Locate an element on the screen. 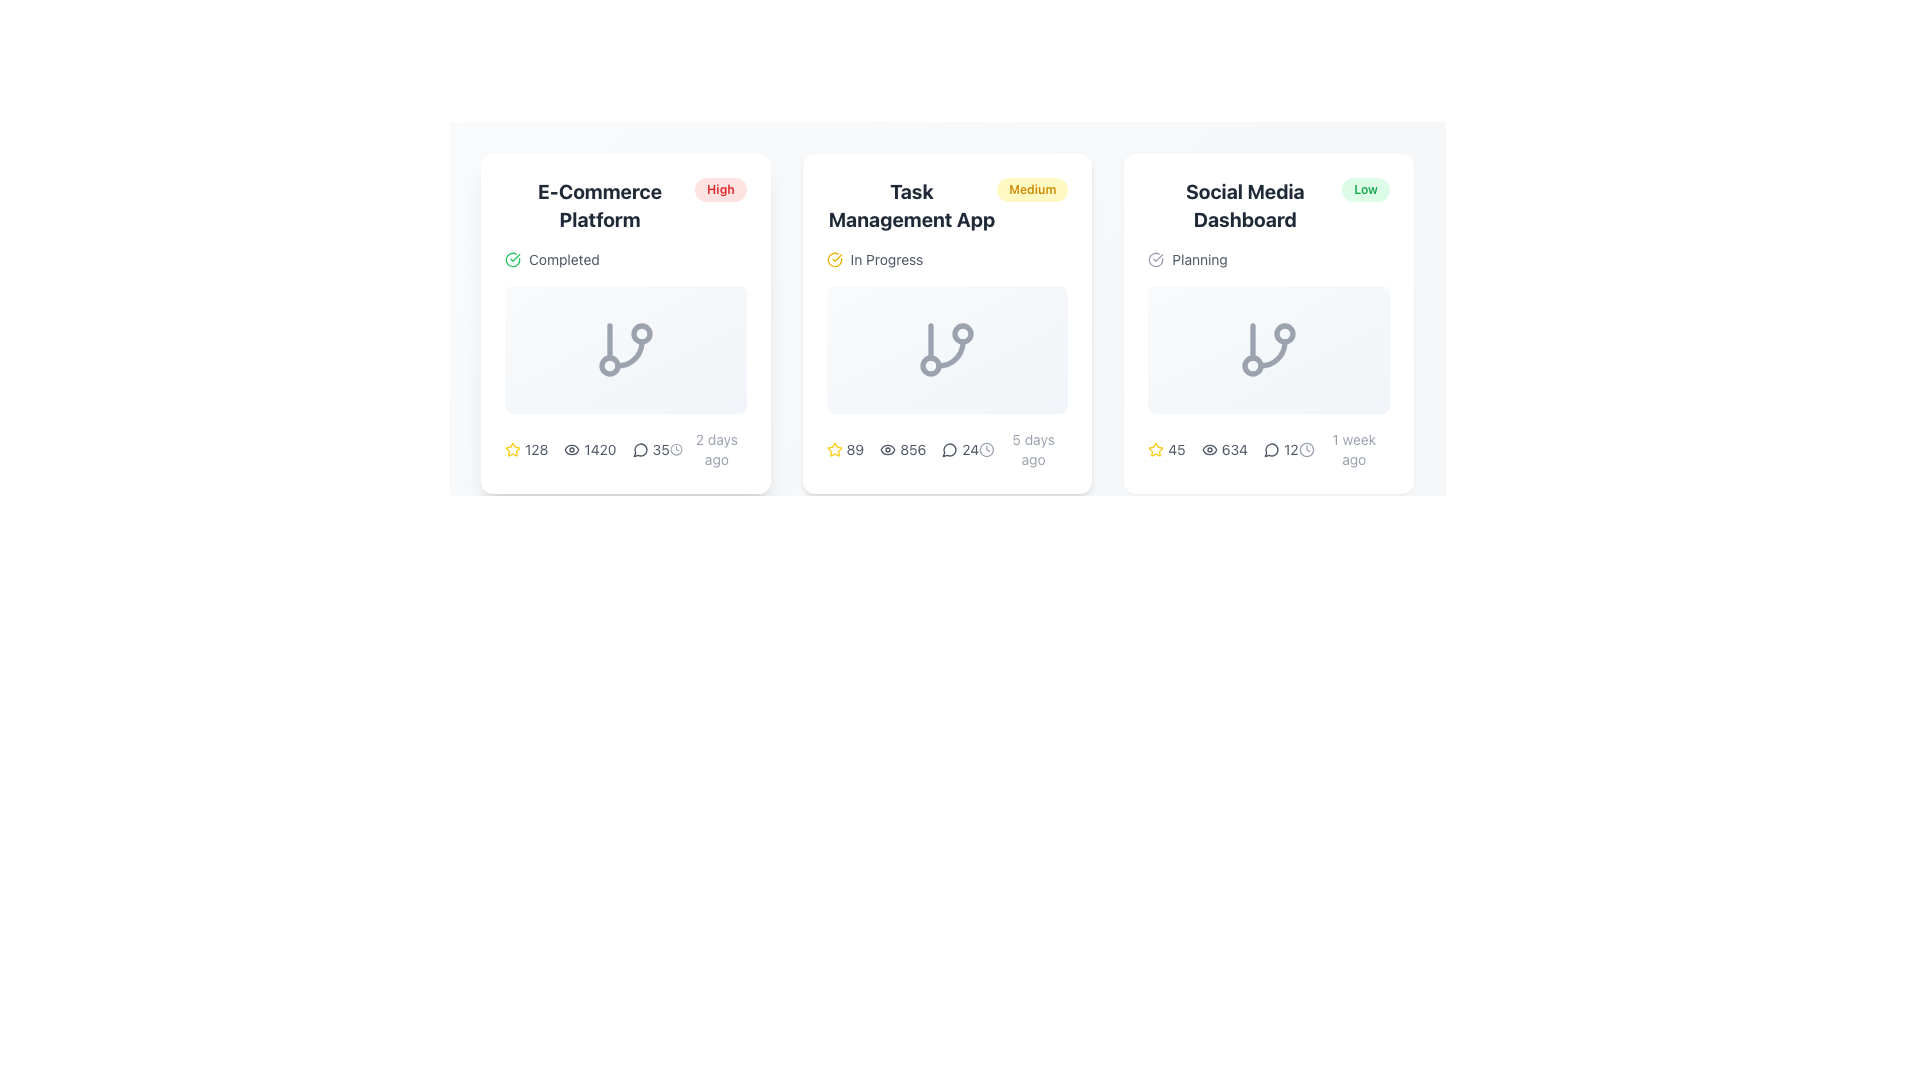 Image resolution: width=1920 pixels, height=1080 pixels. the time icon located in the summary section of the 'Task Management App' card, which is positioned to the left of the text '5 days ago' is located at coordinates (987, 450).